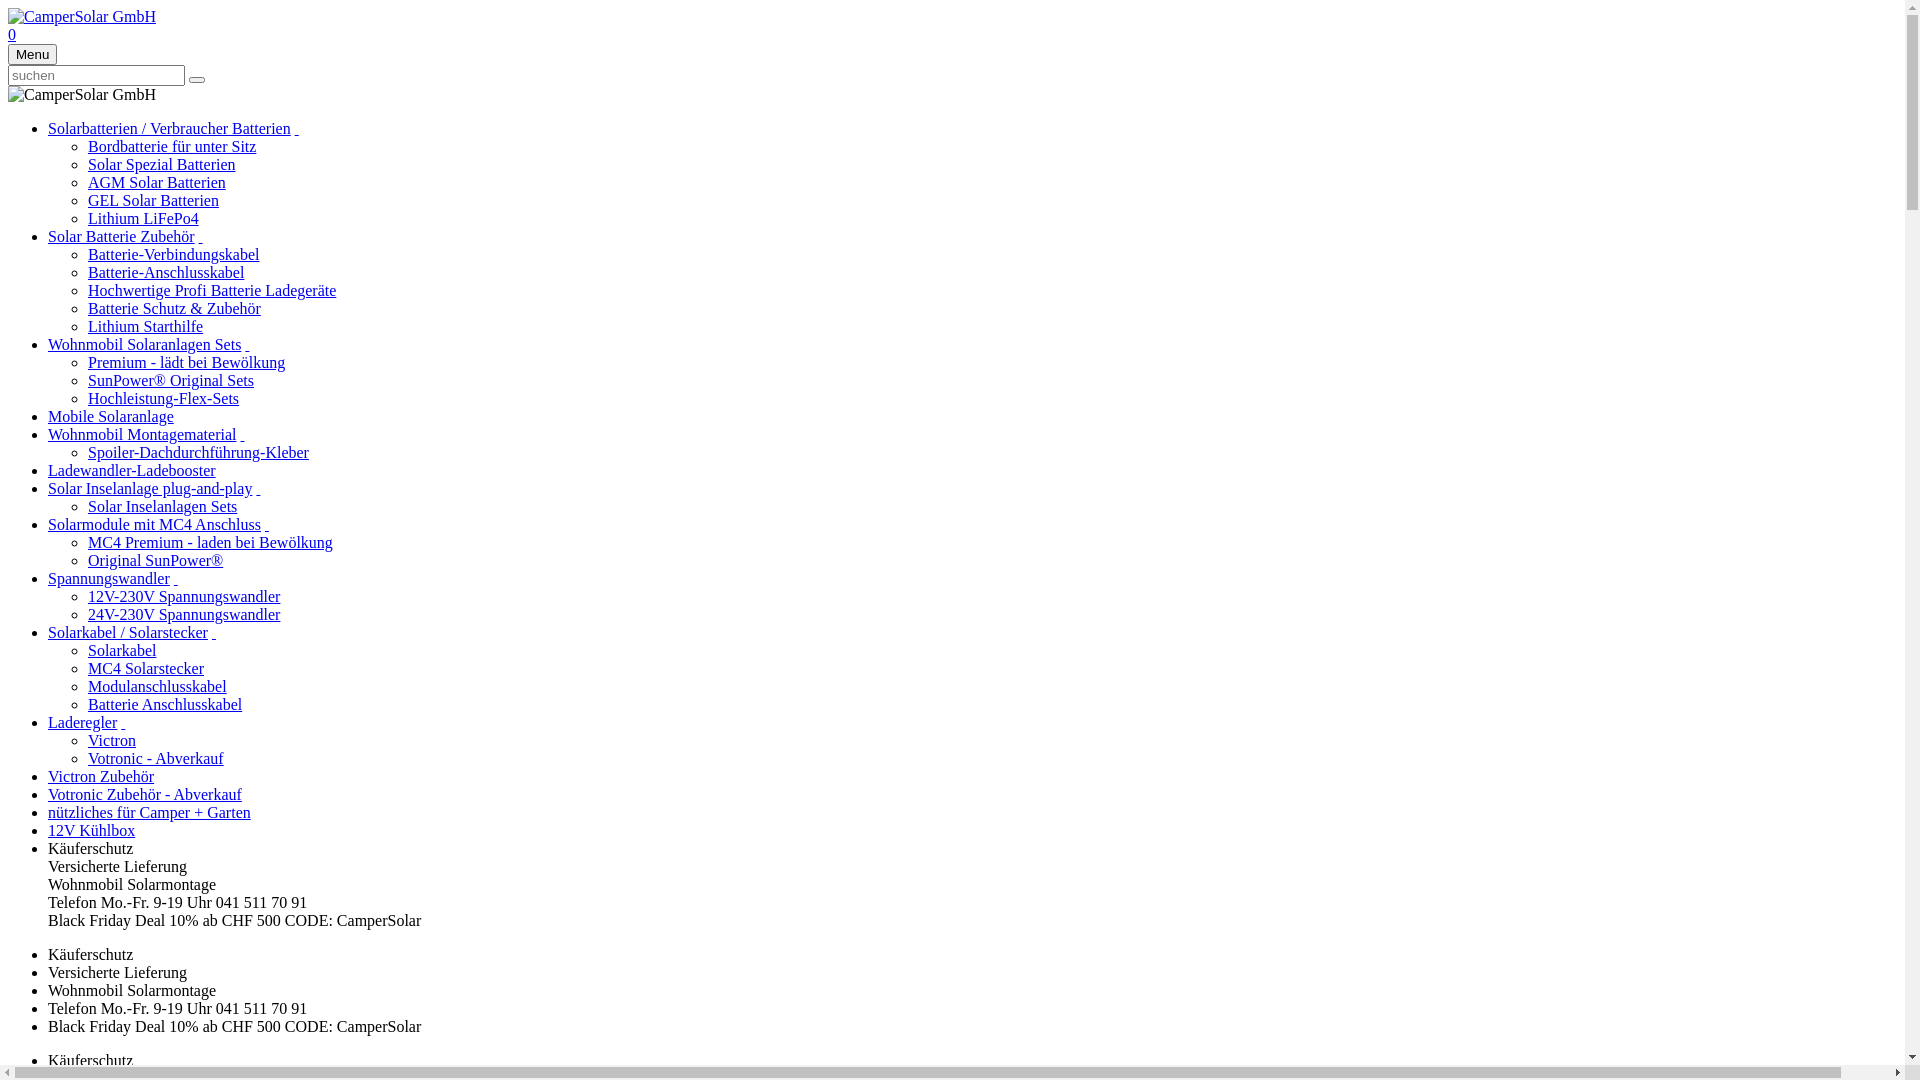 Image resolution: width=1920 pixels, height=1080 pixels. I want to click on 'Lithium Starthilfe', so click(86, 325).